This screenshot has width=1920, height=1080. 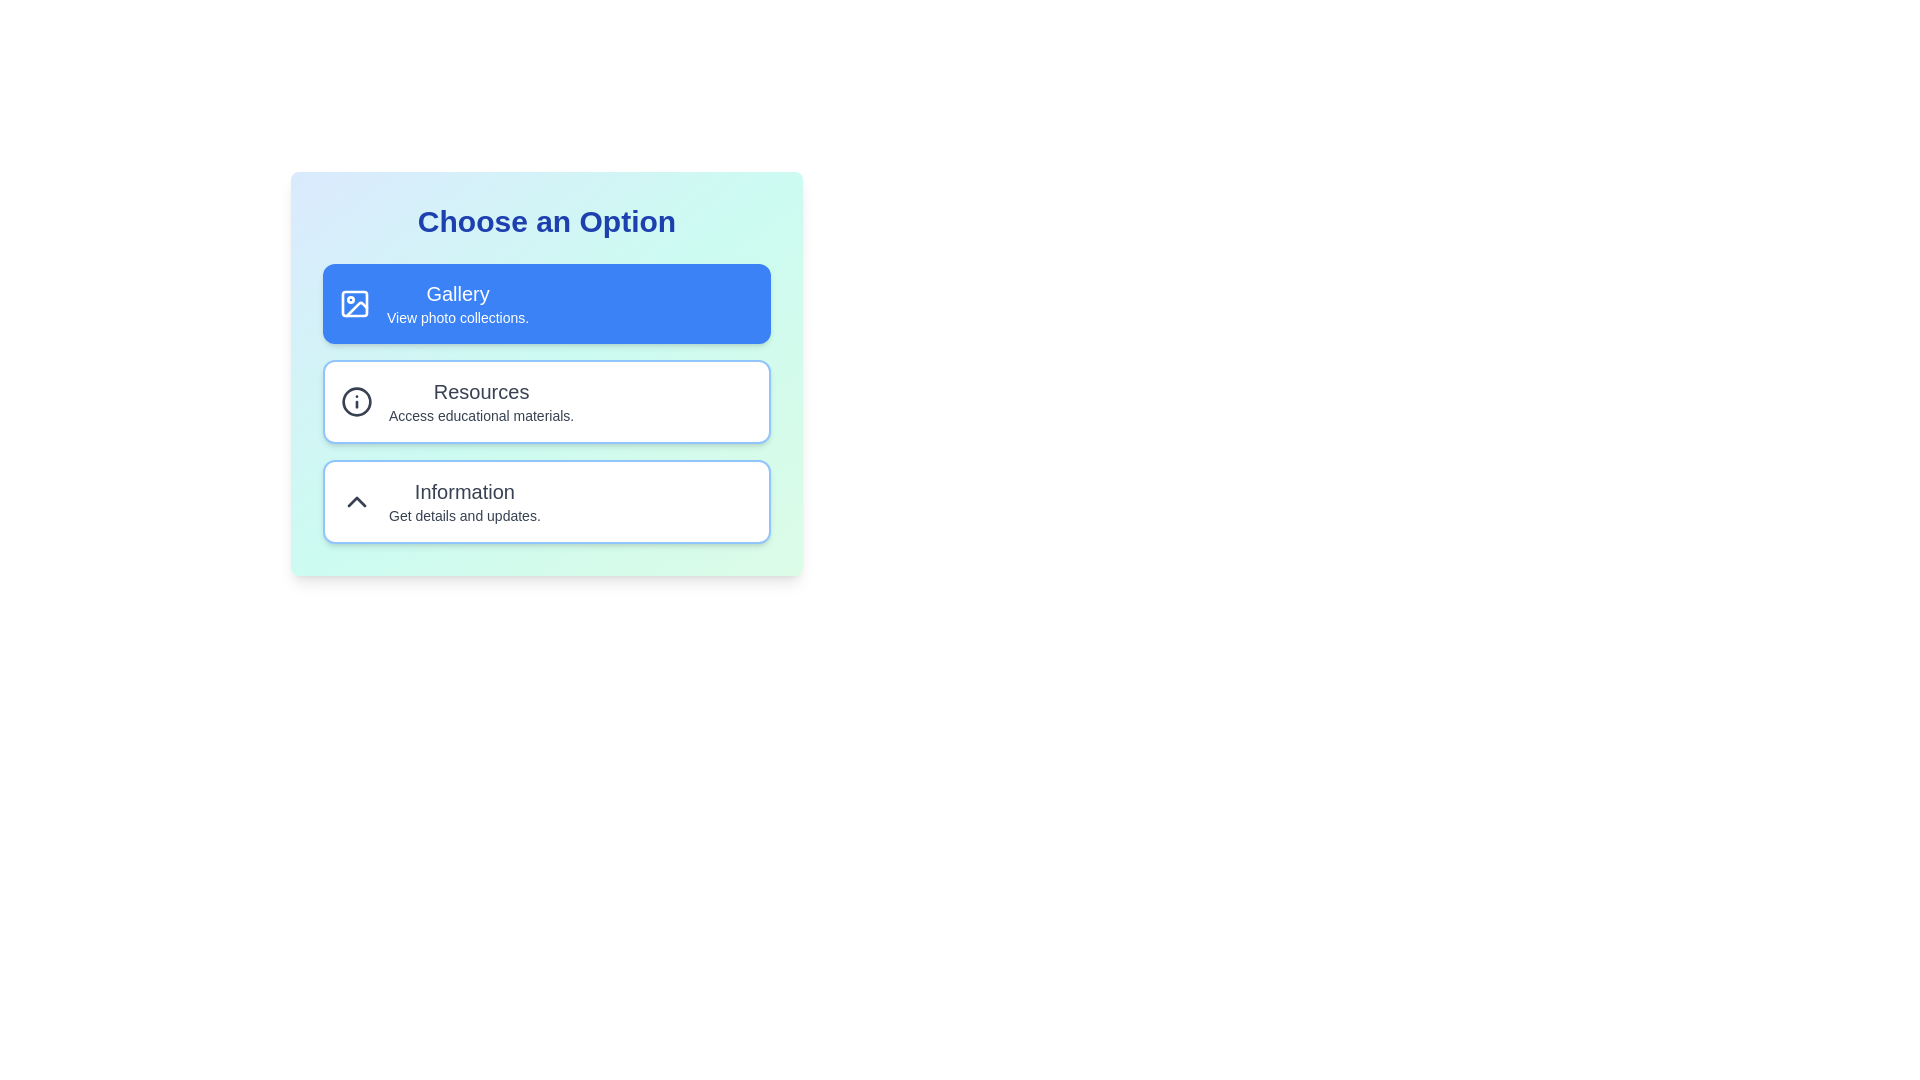 What do you see at coordinates (547, 304) in the screenshot?
I see `the top-center button` at bounding box center [547, 304].